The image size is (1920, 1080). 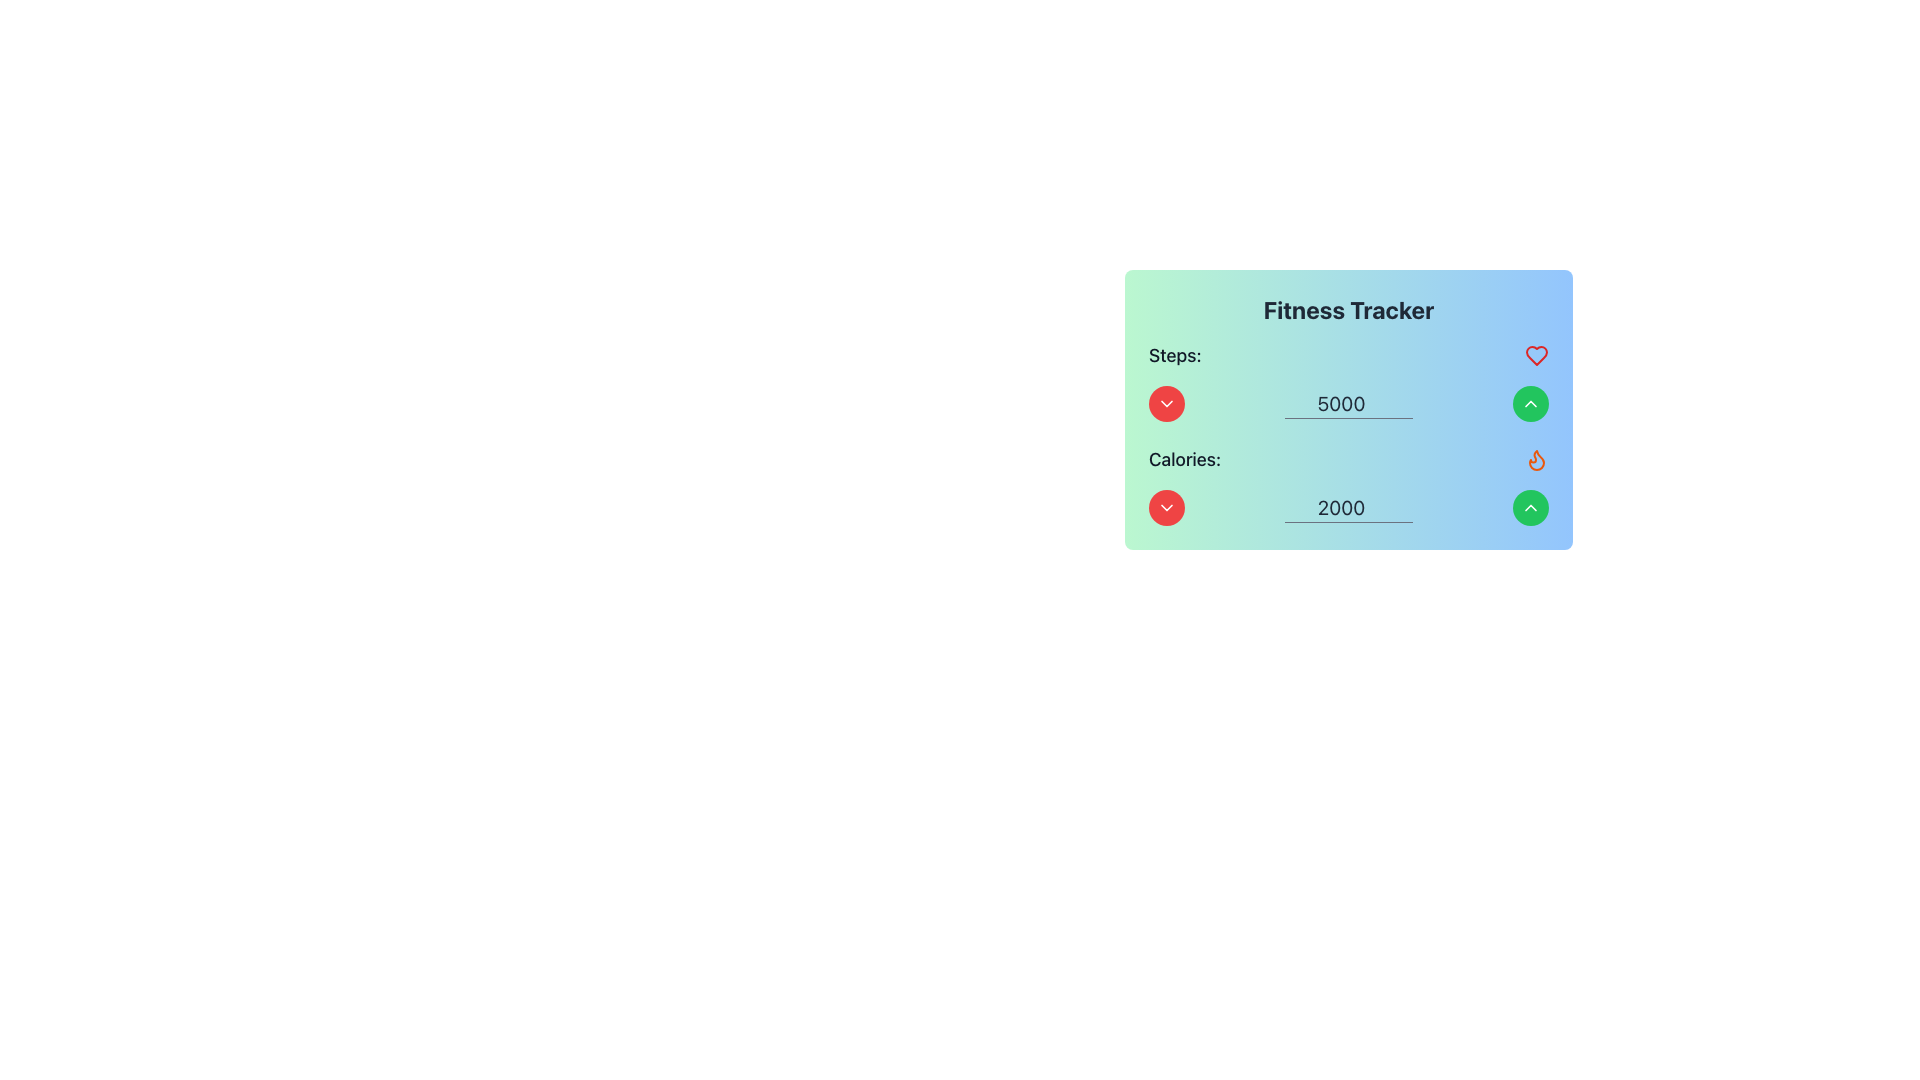 I want to click on the heart icon located in the upper-right corner of the 'Fitness Tracker' interface, so click(x=1535, y=354).